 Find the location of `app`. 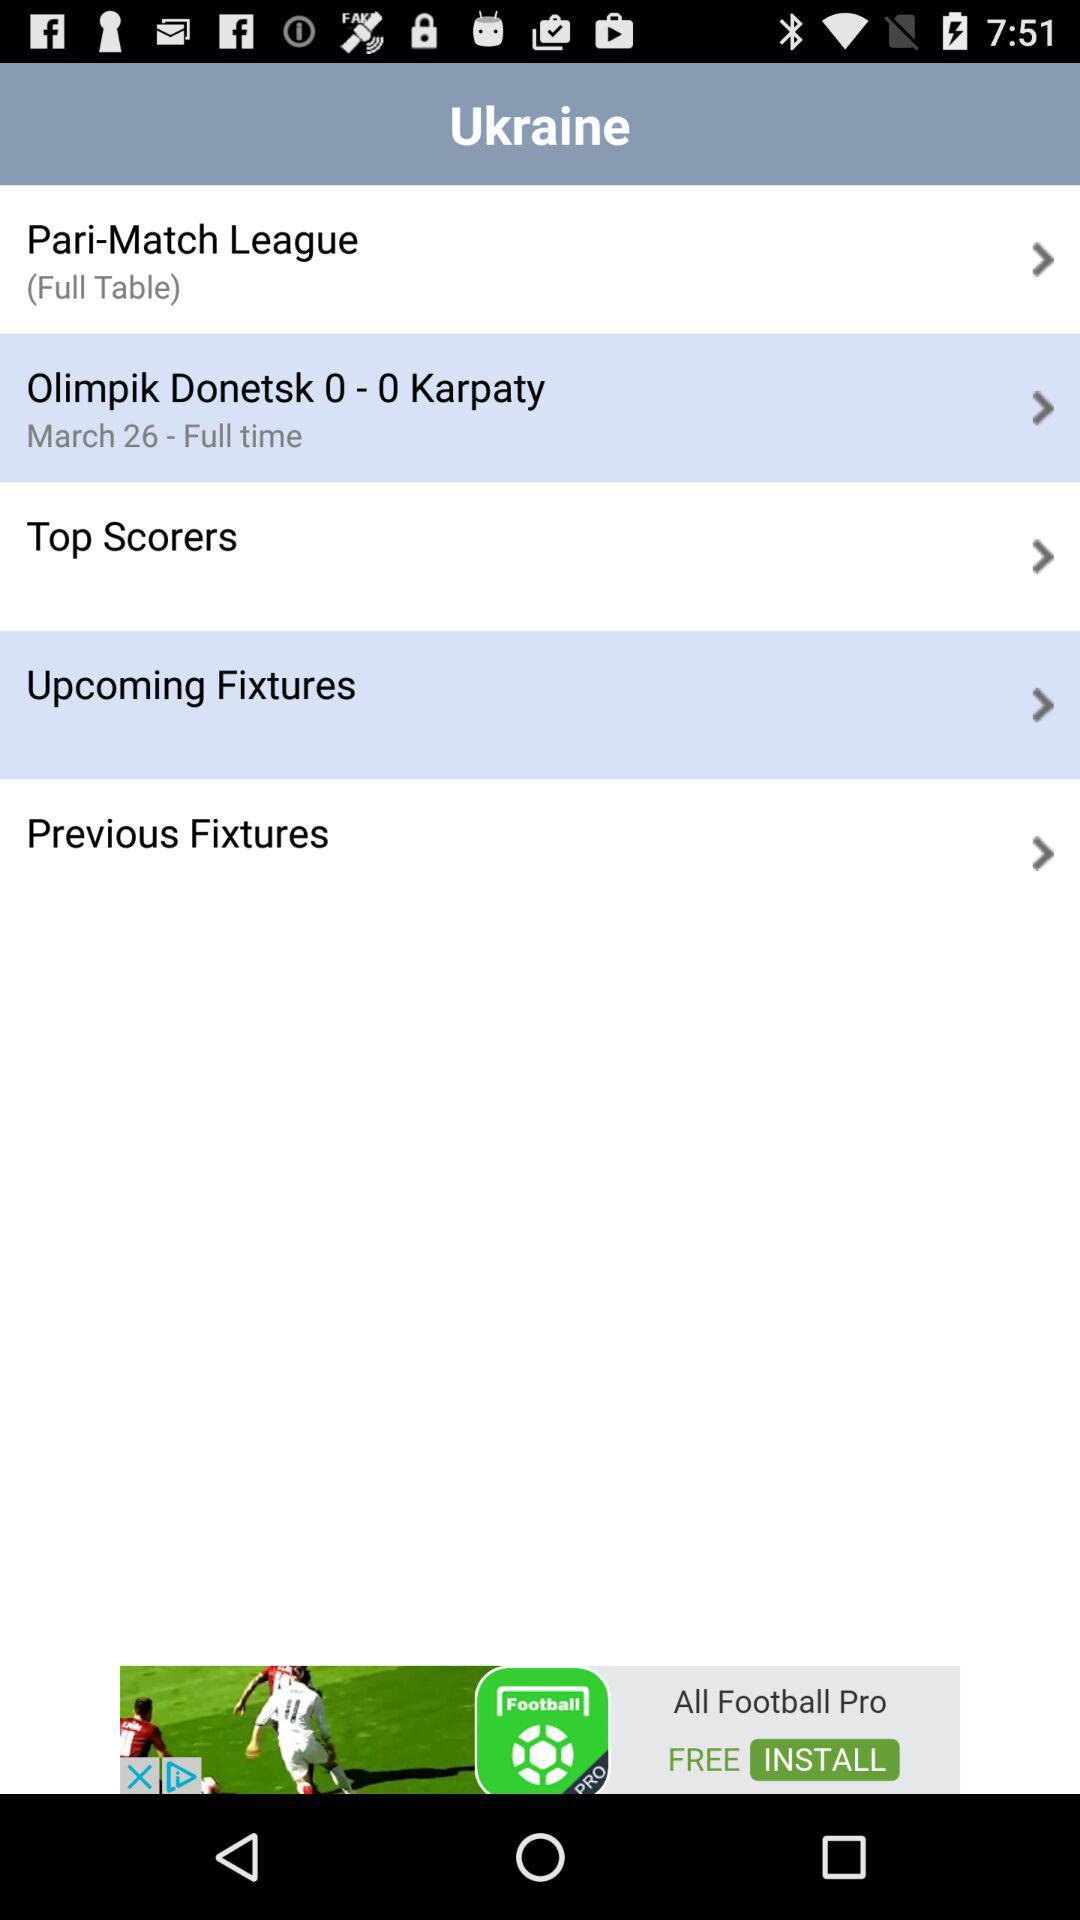

app is located at coordinates (540, 1727).